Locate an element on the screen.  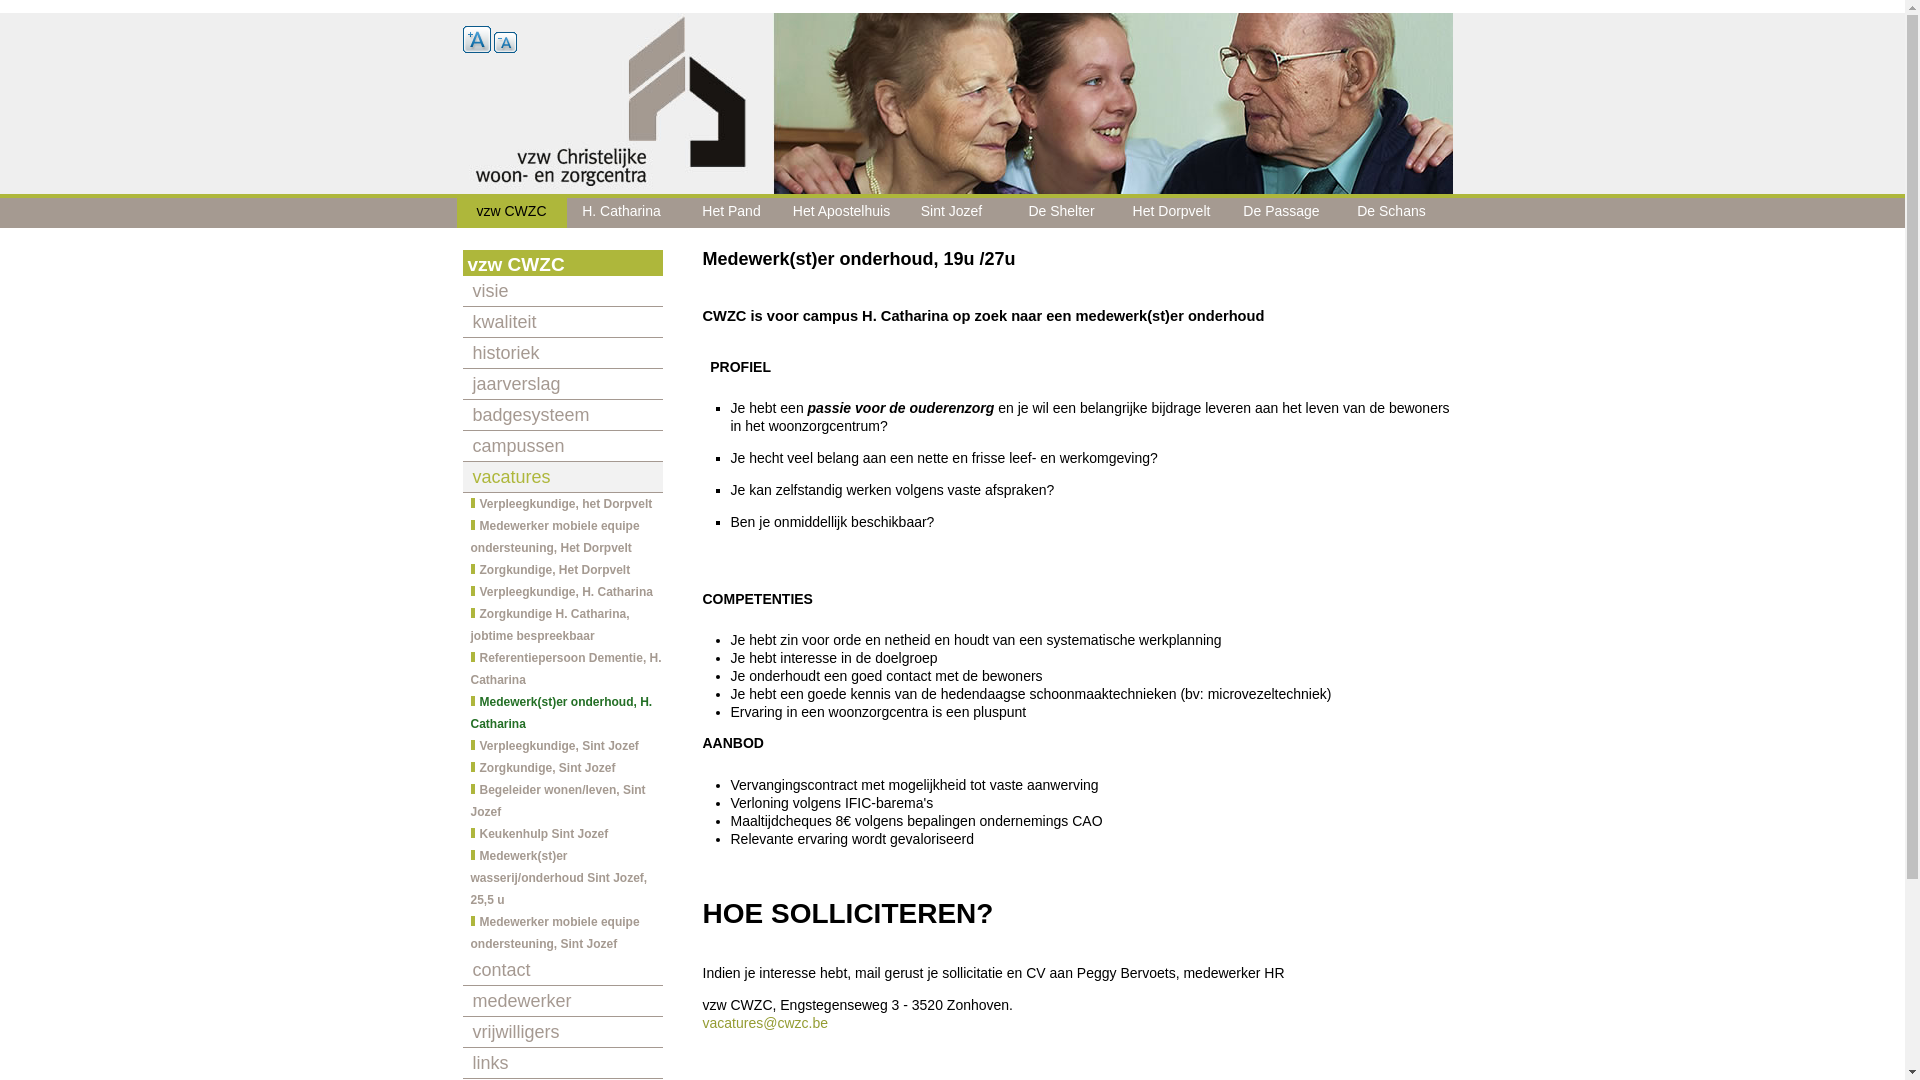
'H. Catharina' is located at coordinates (619, 211).